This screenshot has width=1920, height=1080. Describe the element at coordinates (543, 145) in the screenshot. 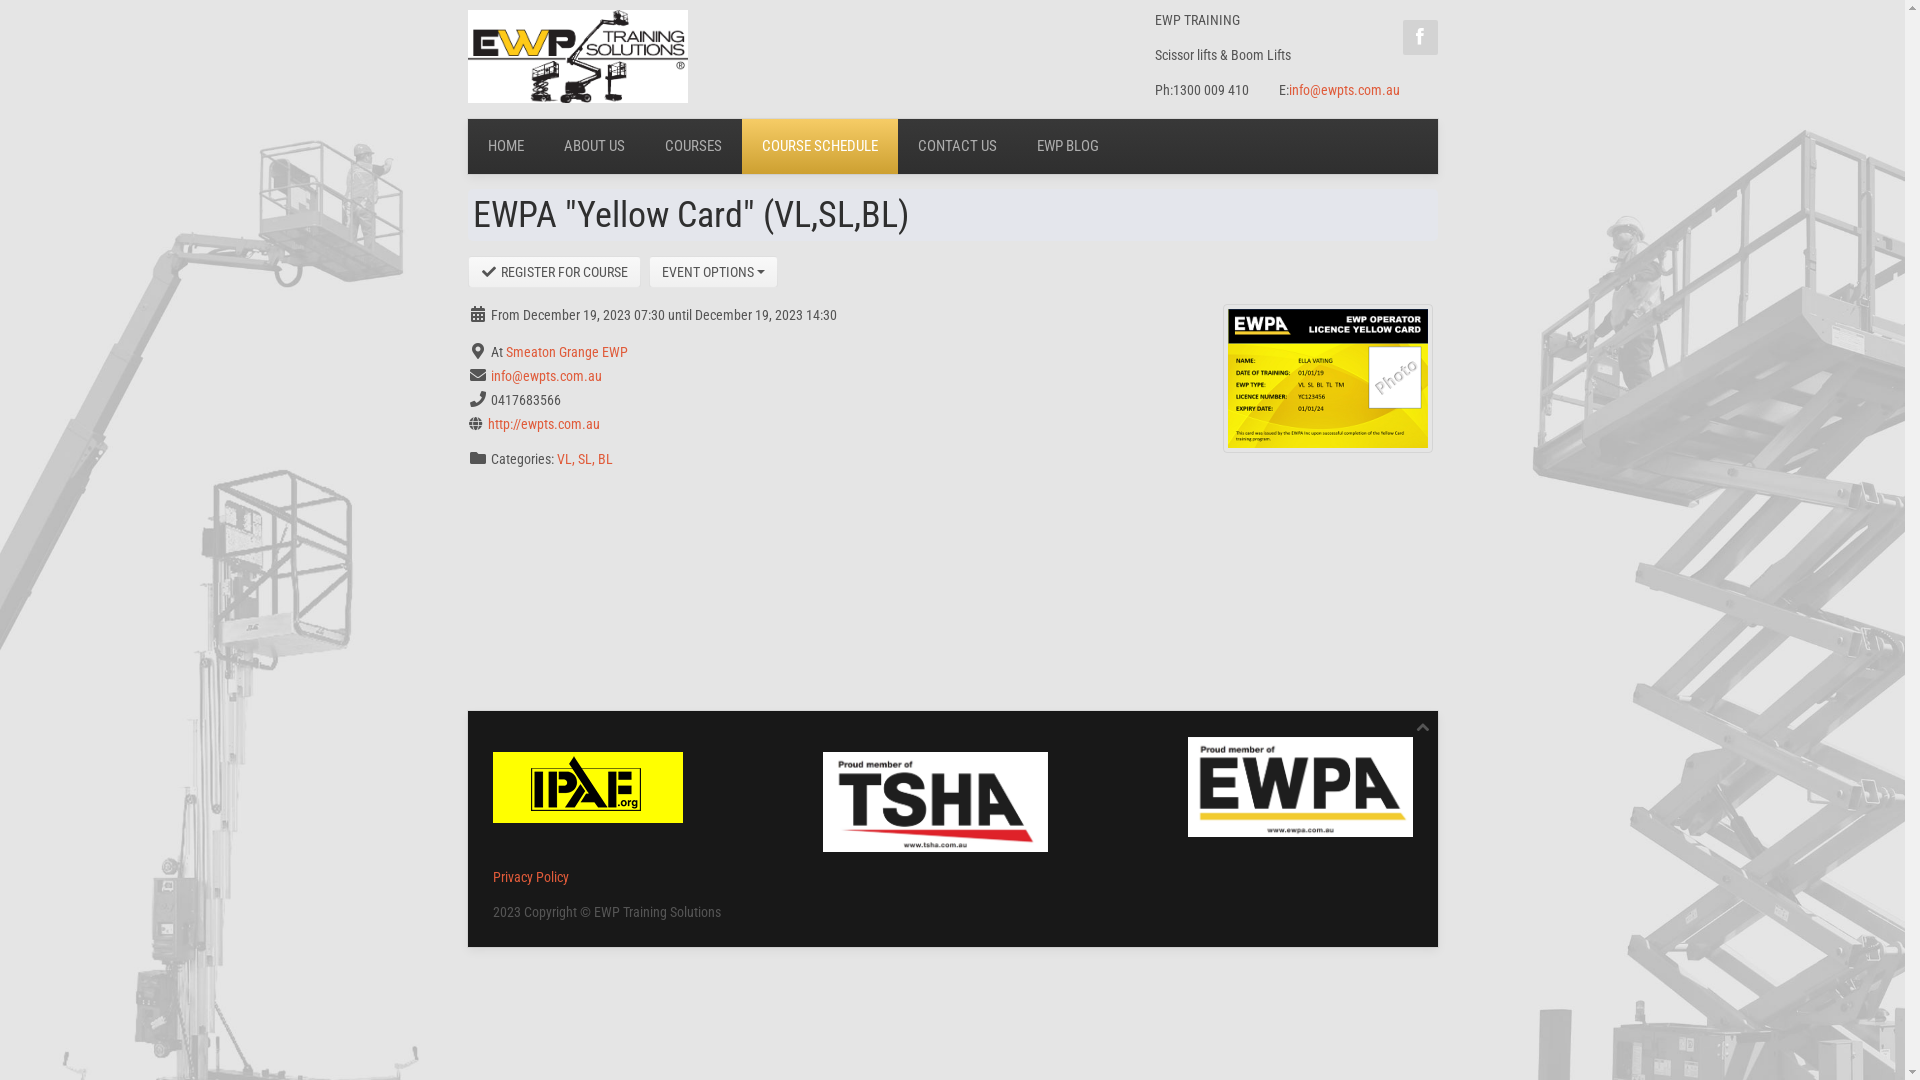

I see `'ABOUT US'` at that location.